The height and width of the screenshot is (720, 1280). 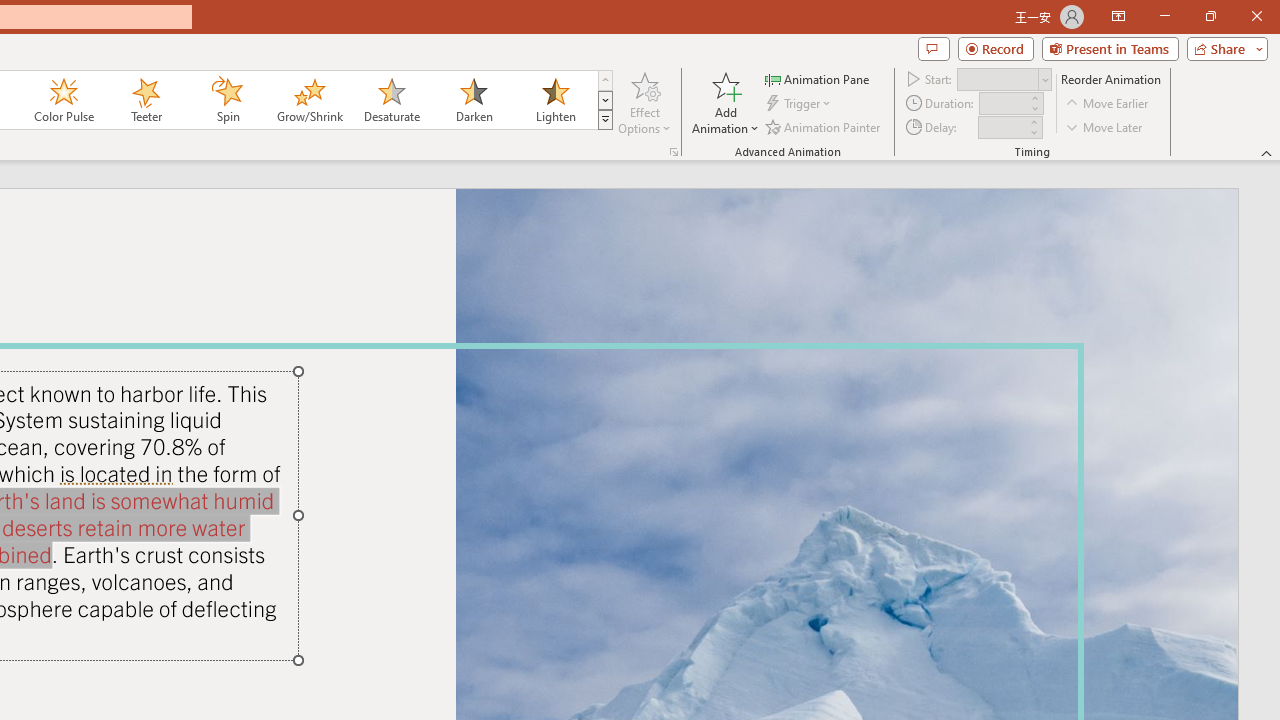 What do you see at coordinates (1109, 47) in the screenshot?
I see `'Present in Teams'` at bounding box center [1109, 47].